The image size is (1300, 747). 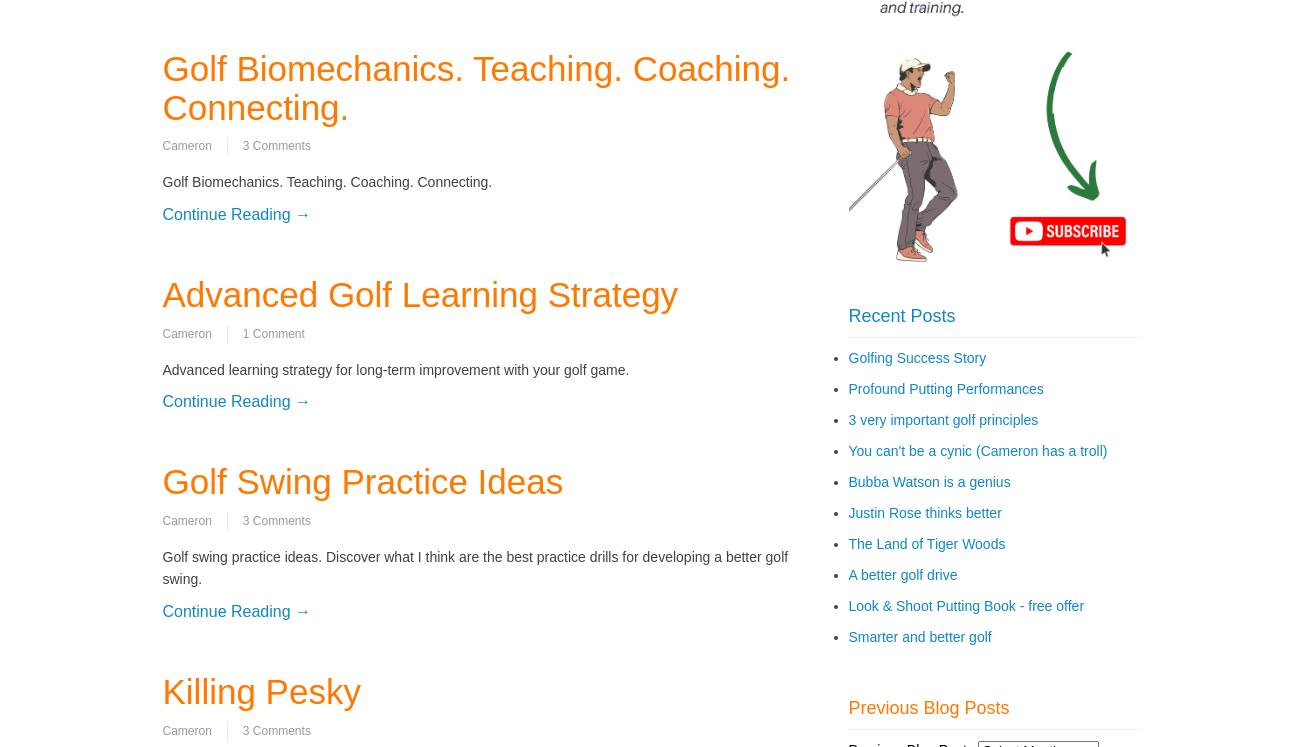 I want to click on 'Advanced learning strategy for long-term improvement with your golf game.', so click(x=395, y=369).